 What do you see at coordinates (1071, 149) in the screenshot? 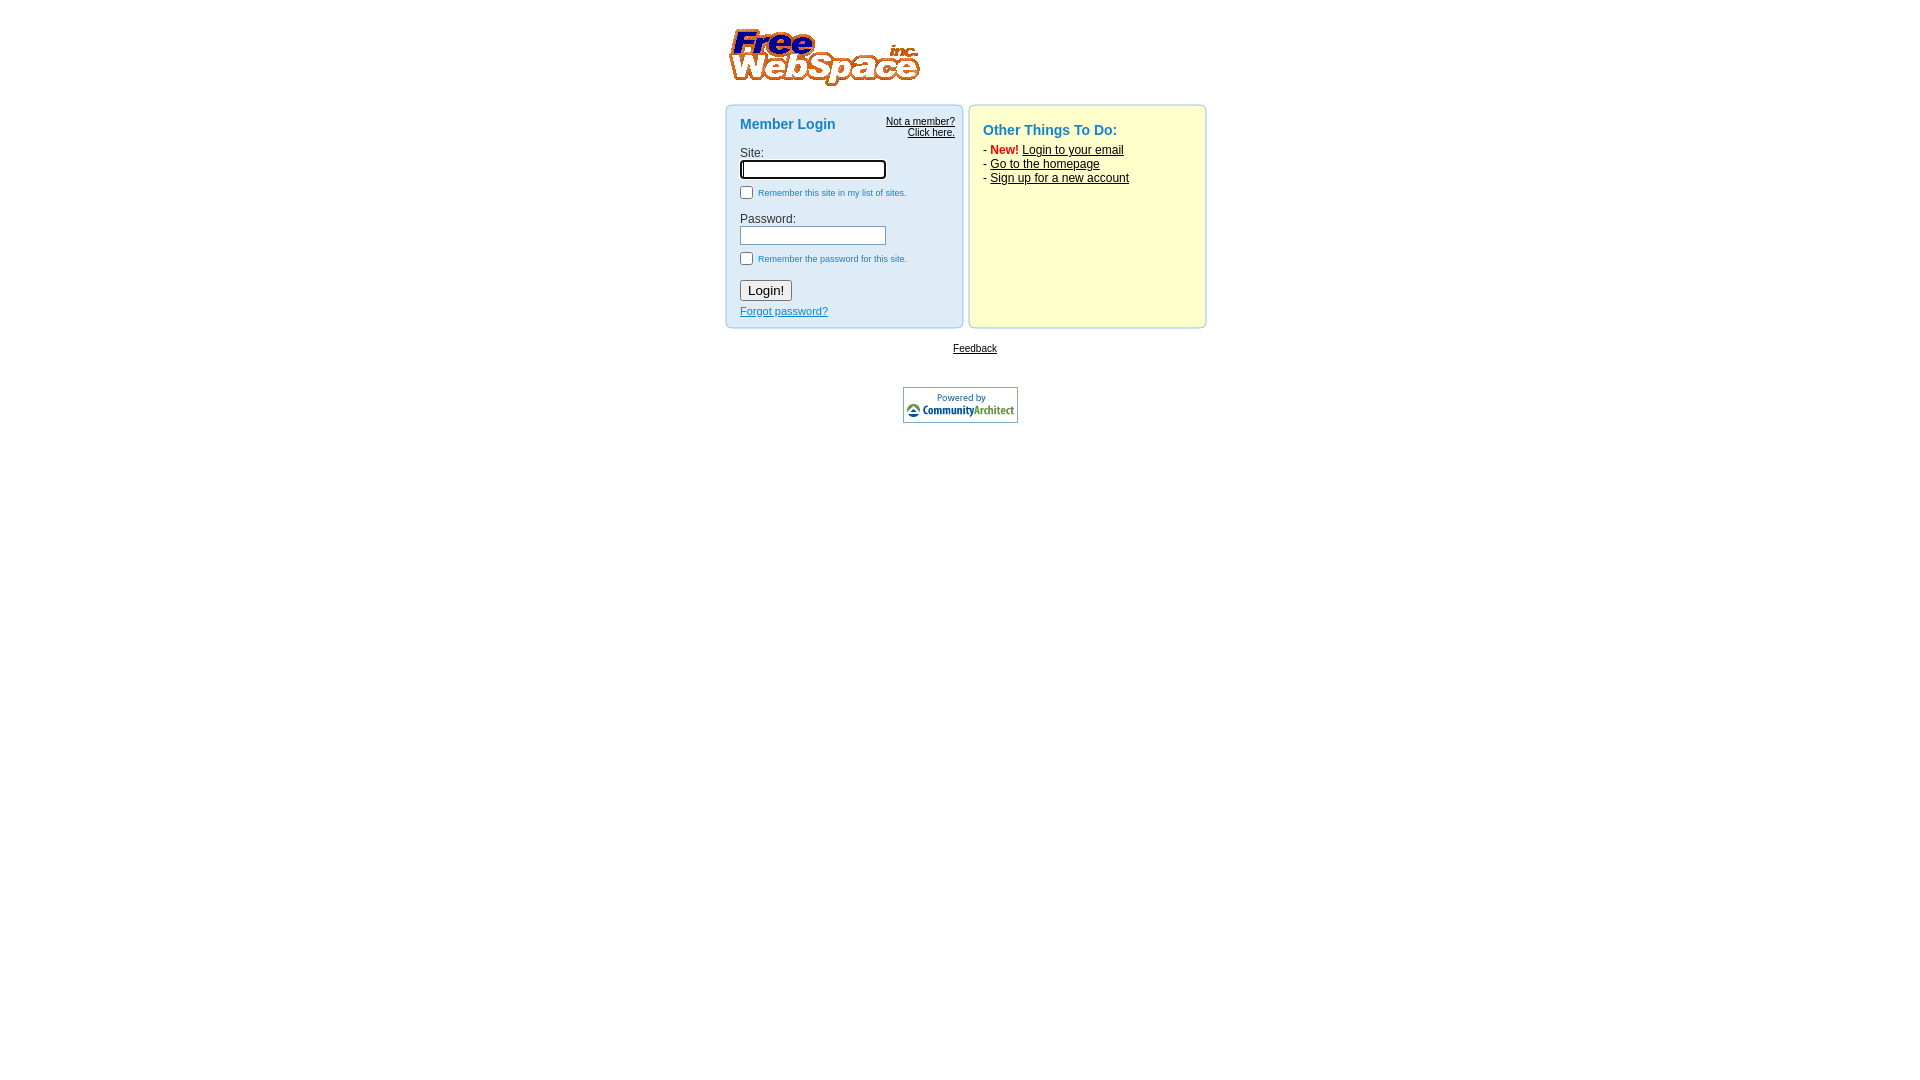
I see `'Login to your email'` at bounding box center [1071, 149].